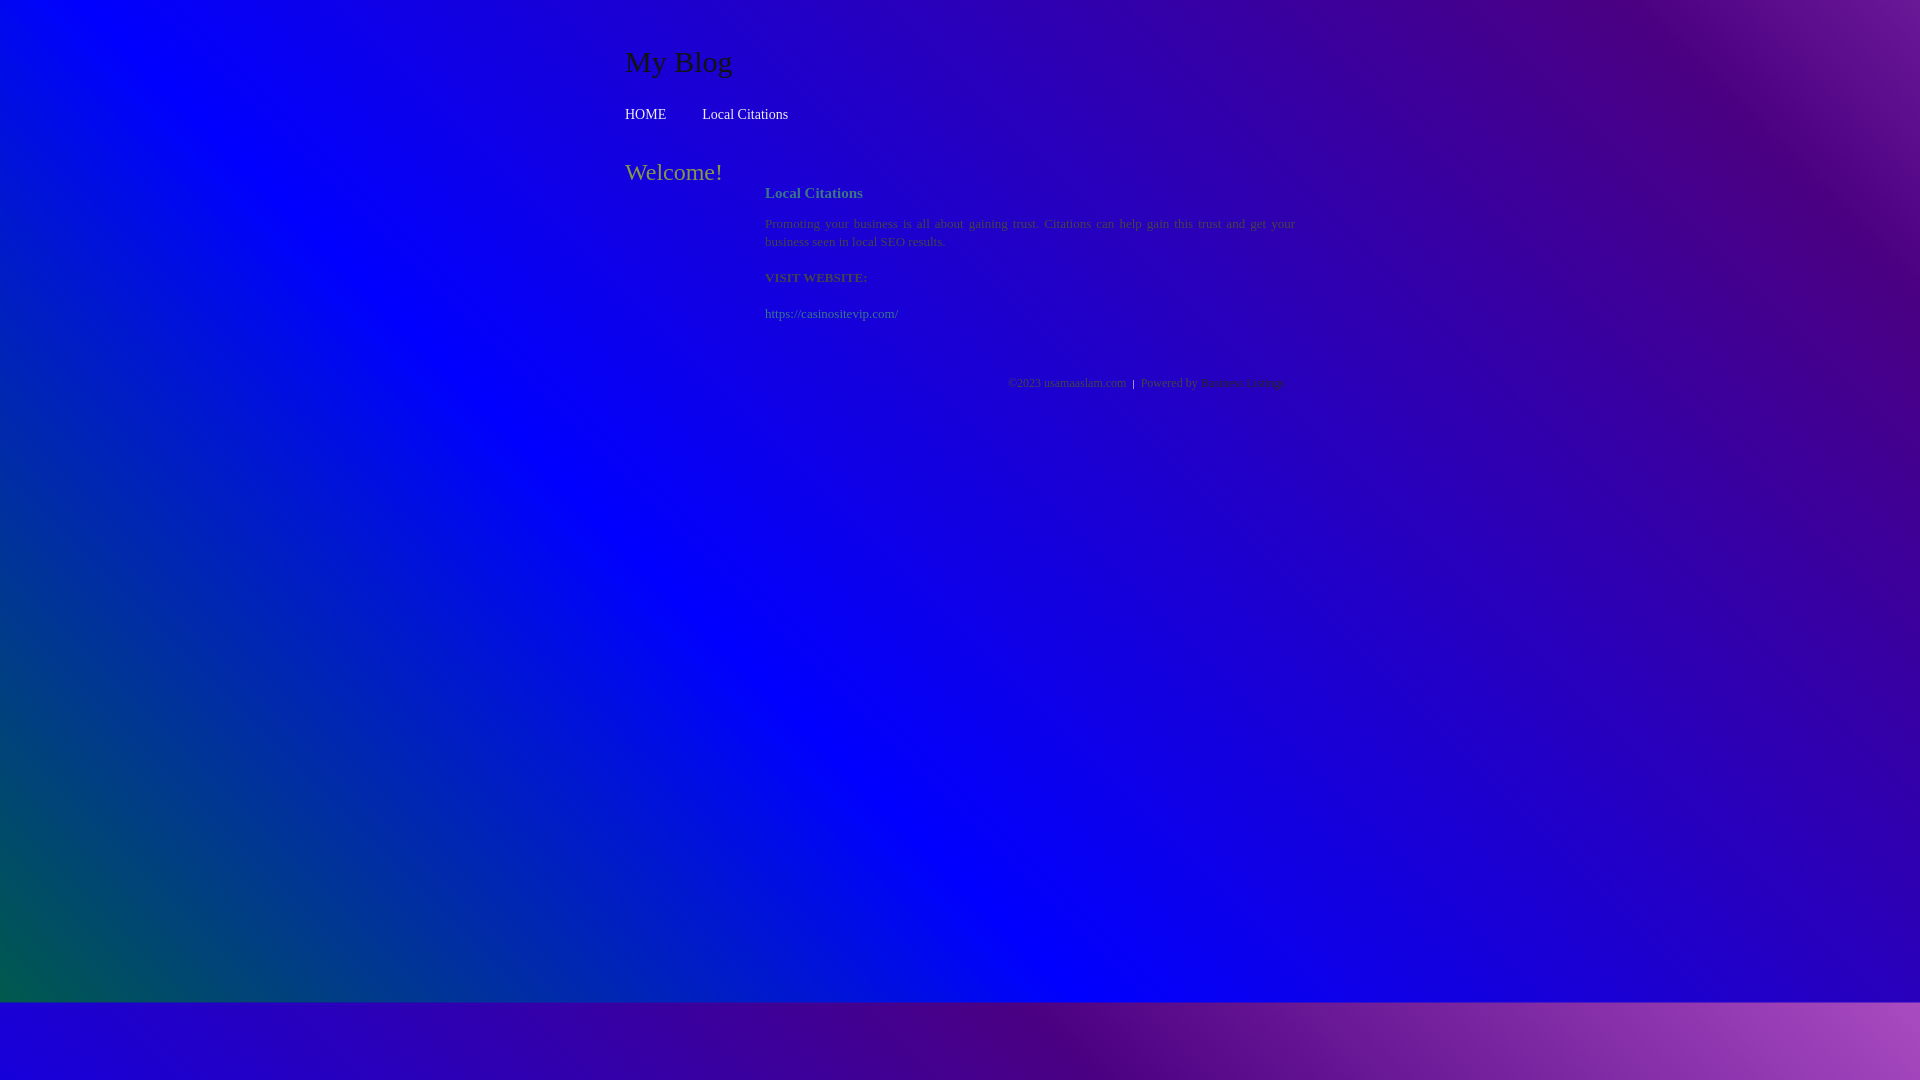 The width and height of the screenshot is (1920, 1080). I want to click on 'Business Listings', so click(1200, 382).